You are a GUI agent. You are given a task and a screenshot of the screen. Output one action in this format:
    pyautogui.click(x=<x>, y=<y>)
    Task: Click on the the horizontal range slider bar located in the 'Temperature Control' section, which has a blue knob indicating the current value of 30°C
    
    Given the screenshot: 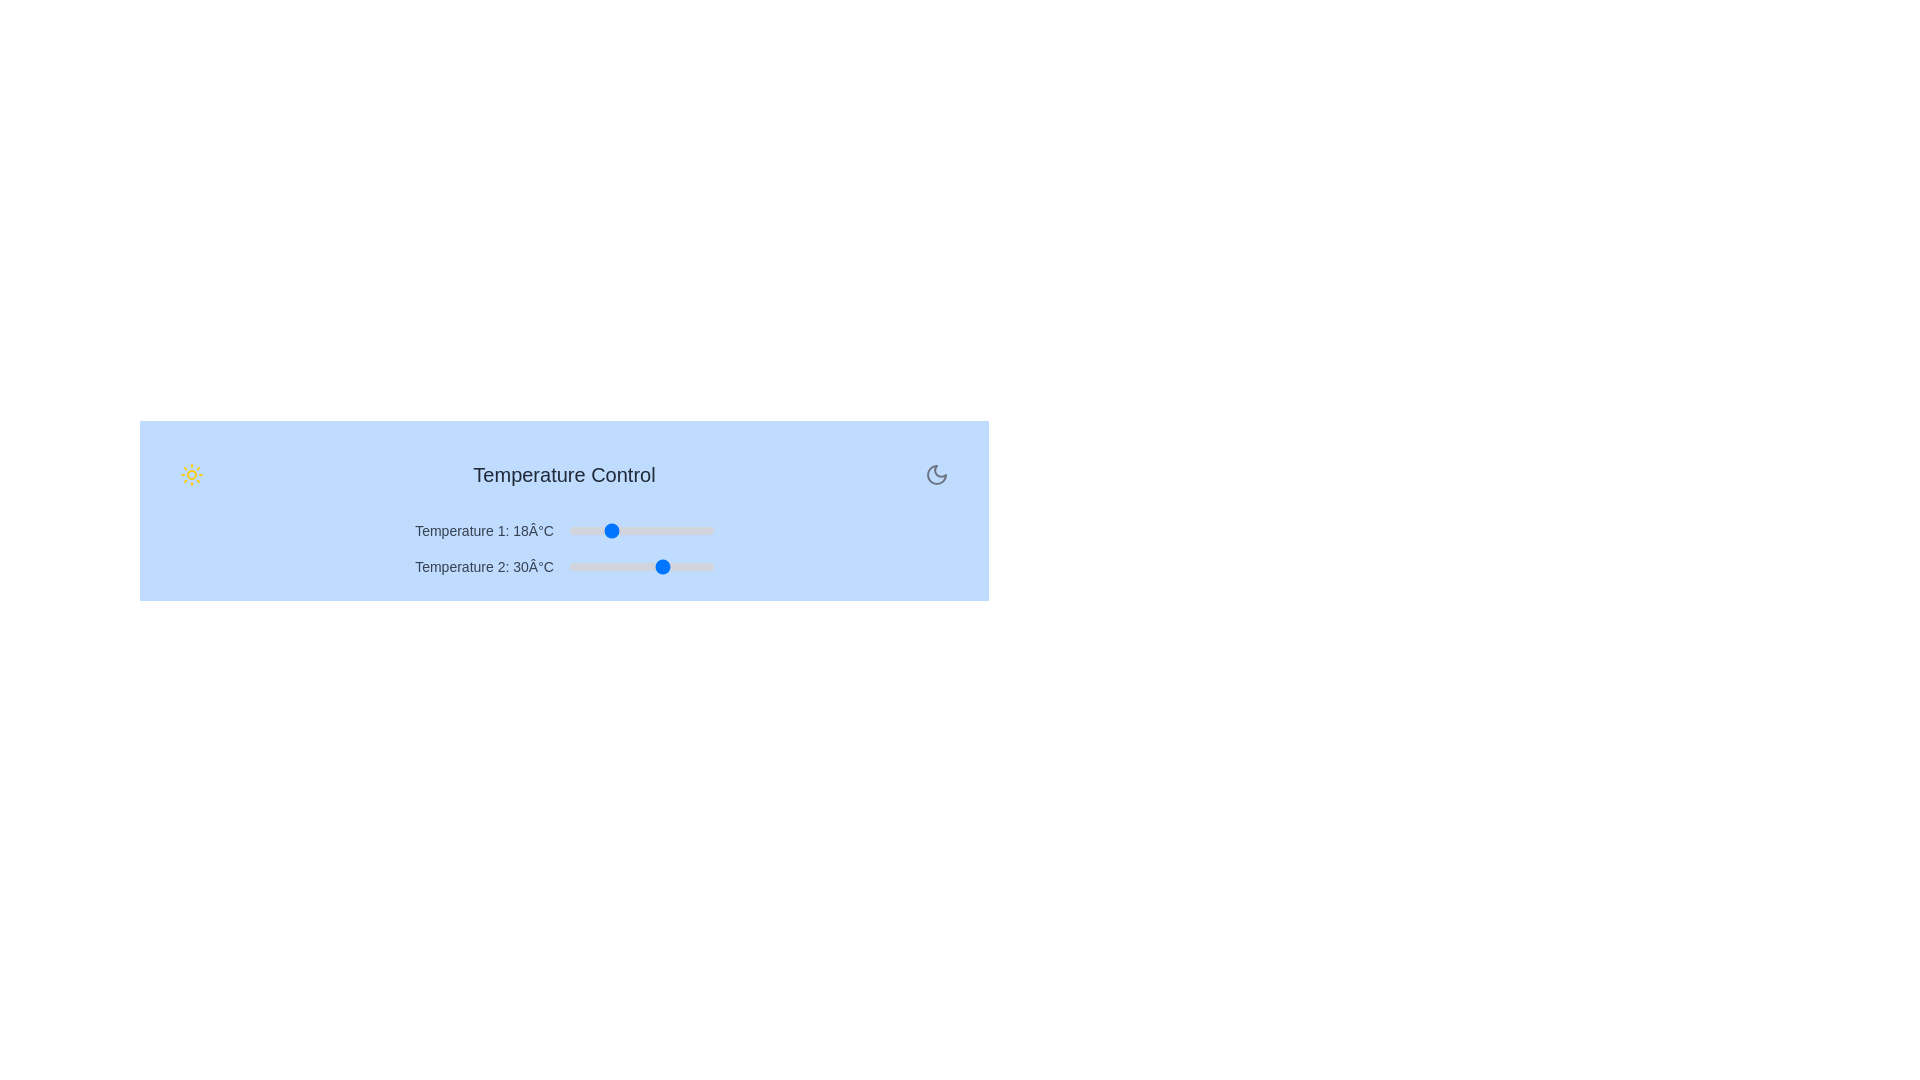 What is the action you would take?
    pyautogui.click(x=641, y=567)
    